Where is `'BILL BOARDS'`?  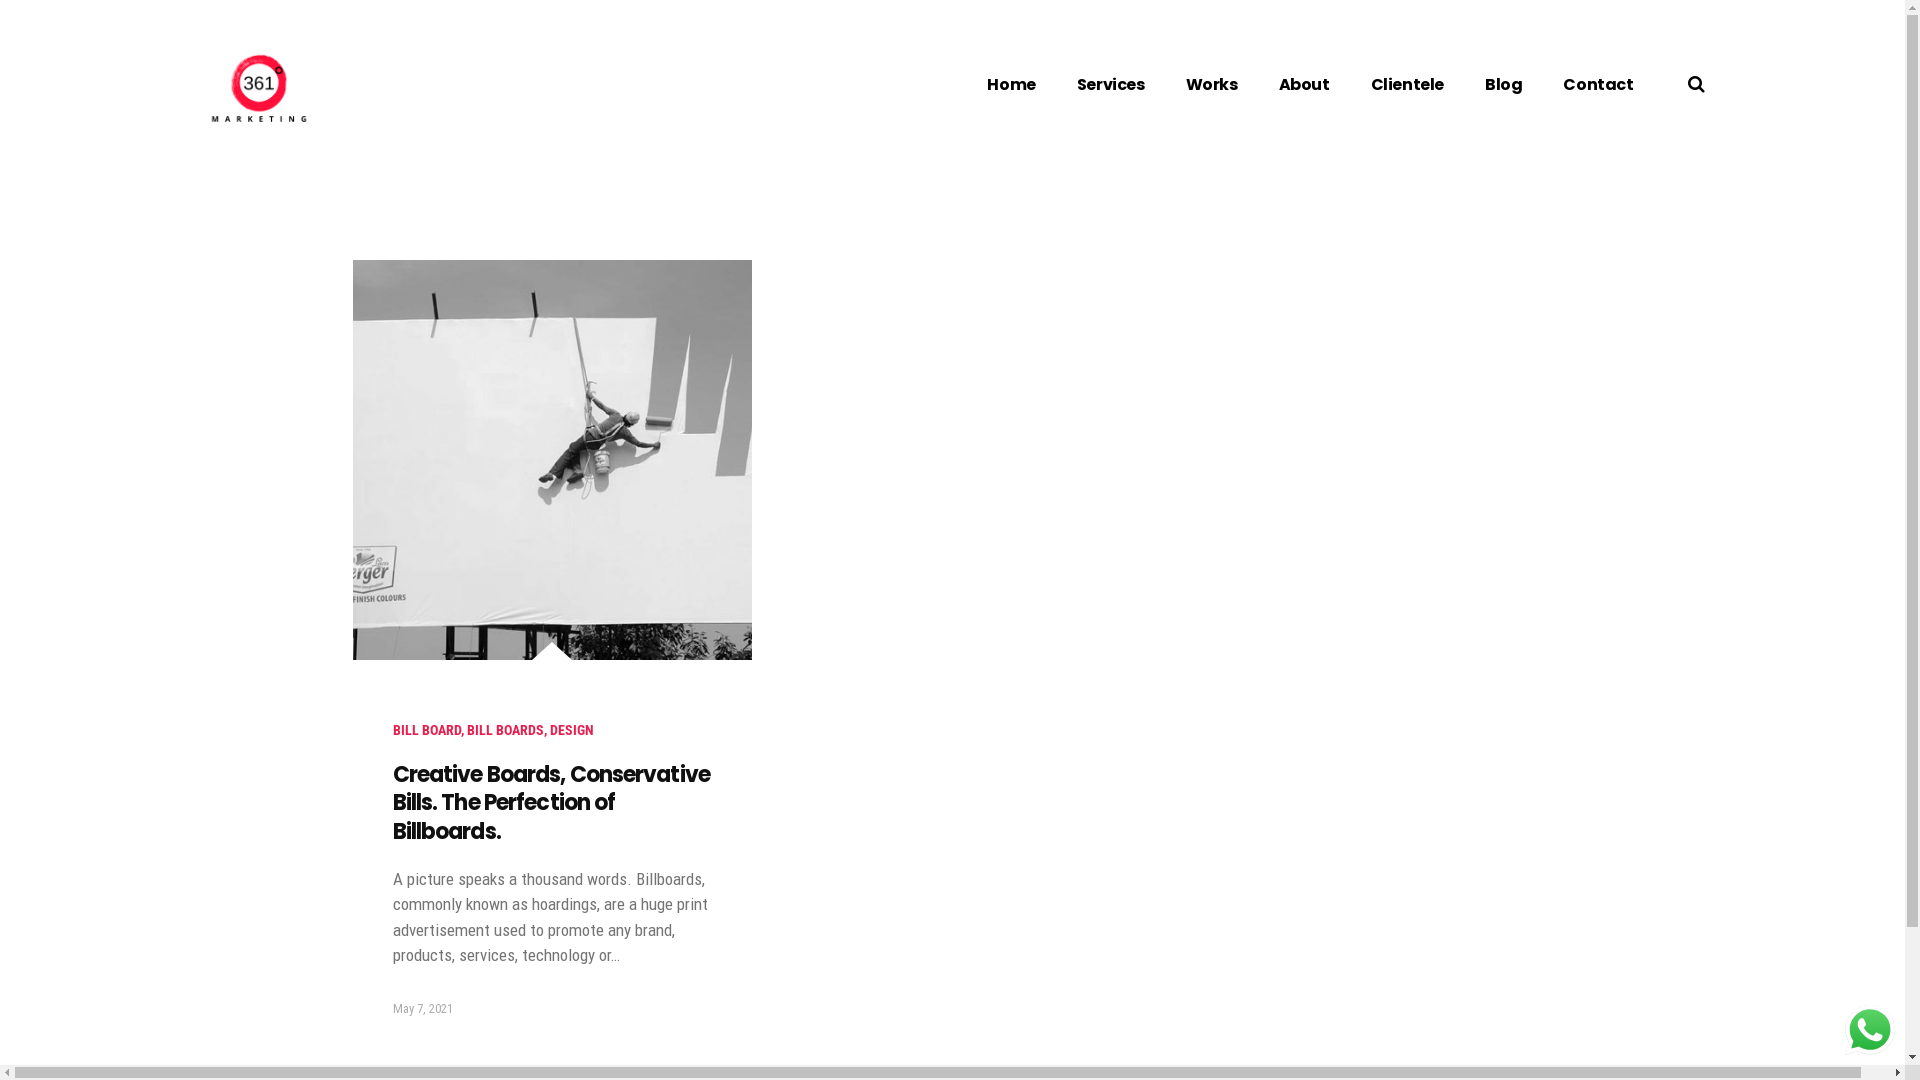
'BILL BOARDS' is located at coordinates (504, 729).